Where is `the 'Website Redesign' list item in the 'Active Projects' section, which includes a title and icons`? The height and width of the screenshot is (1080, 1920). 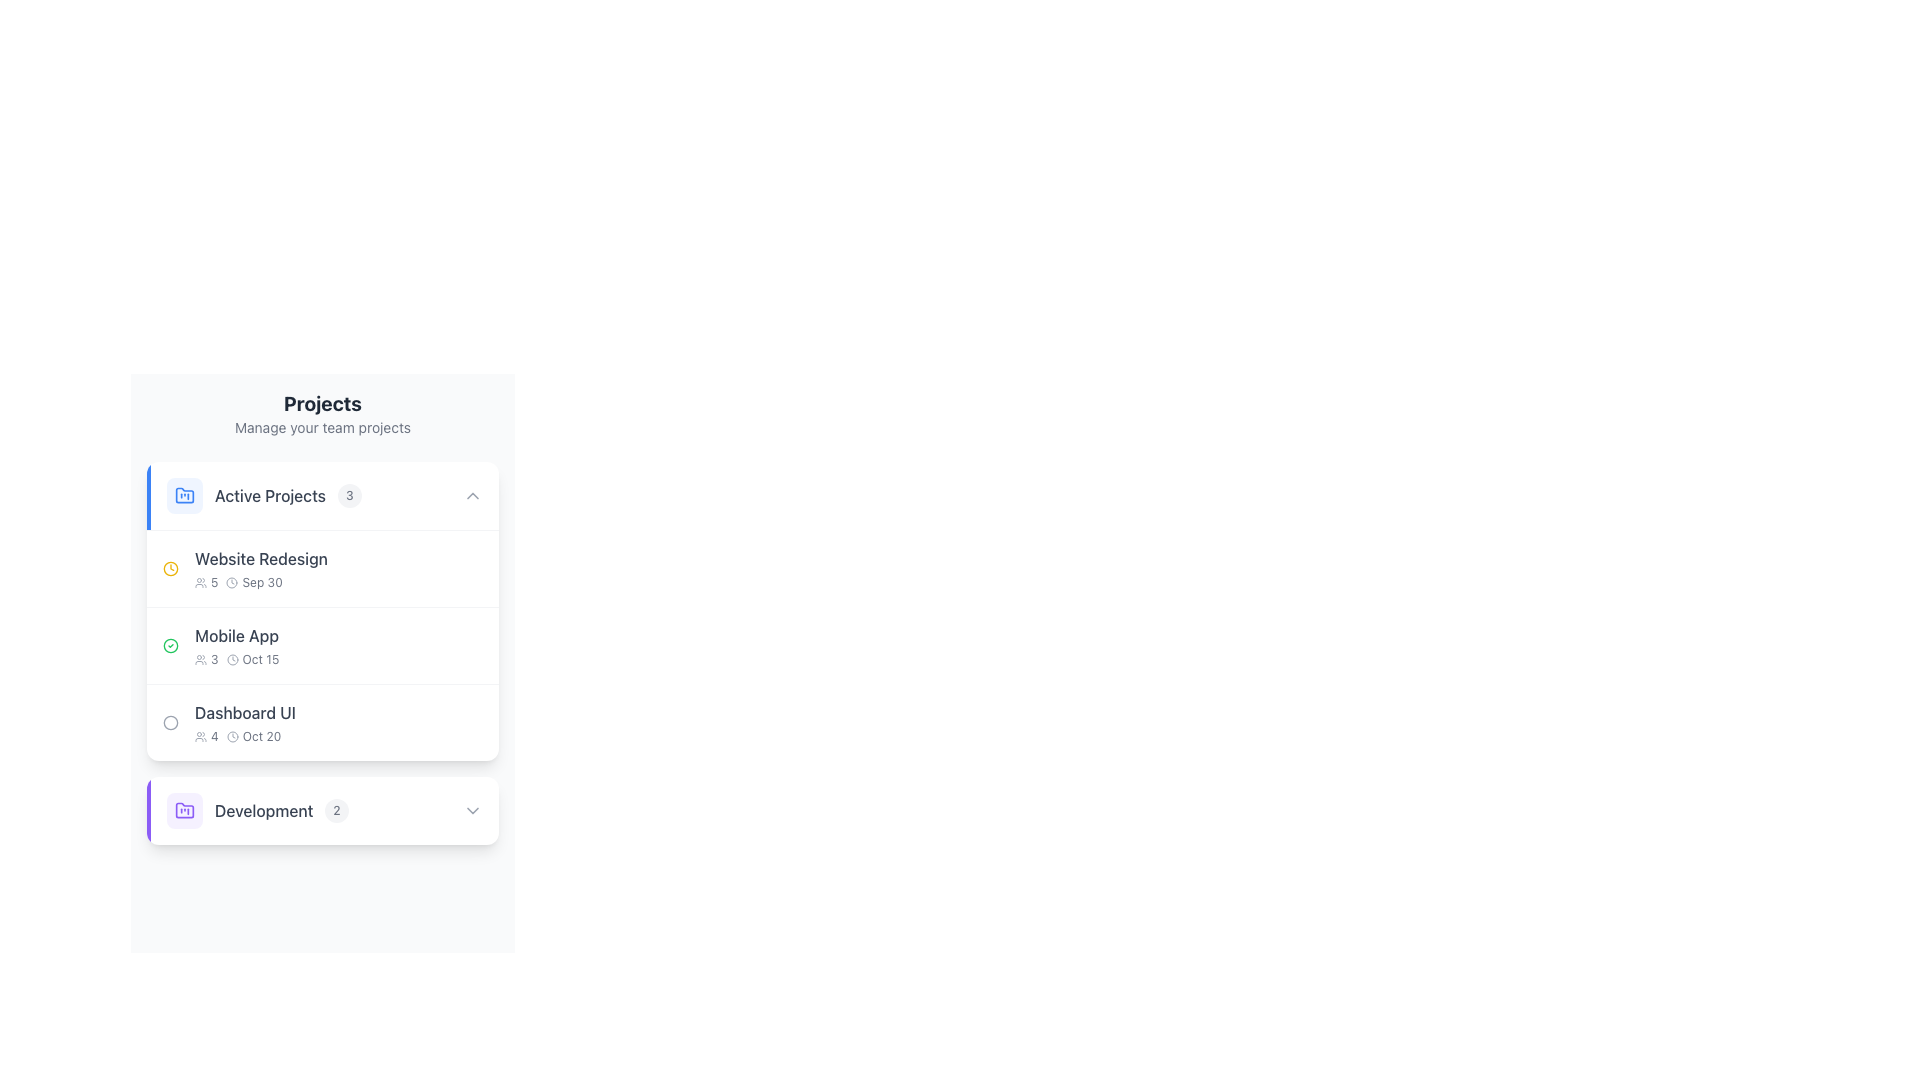 the 'Website Redesign' list item in the 'Active Projects' section, which includes a title and icons is located at coordinates (260, 569).